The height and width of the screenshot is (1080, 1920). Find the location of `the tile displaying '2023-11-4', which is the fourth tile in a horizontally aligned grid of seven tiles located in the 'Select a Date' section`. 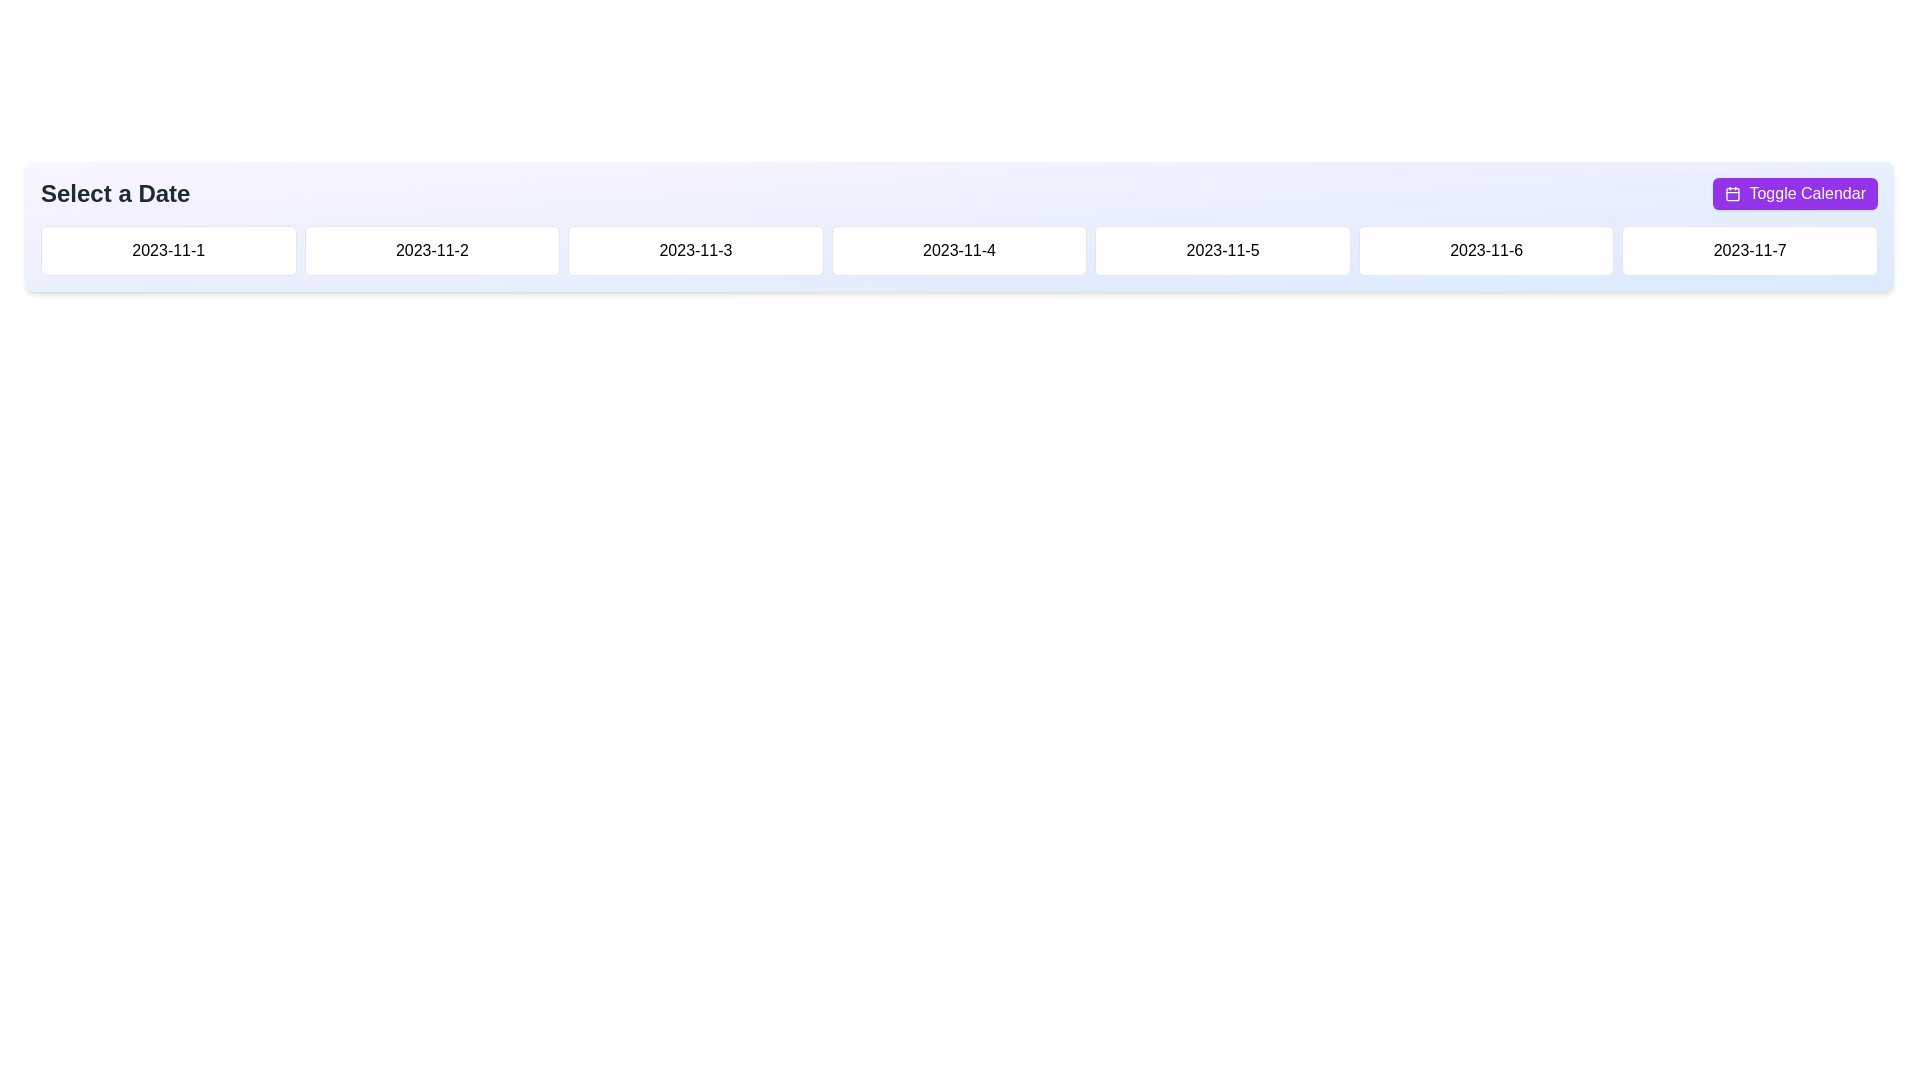

the tile displaying '2023-11-4', which is the fourth tile in a horizontally aligned grid of seven tiles located in the 'Select a Date' section is located at coordinates (958, 249).